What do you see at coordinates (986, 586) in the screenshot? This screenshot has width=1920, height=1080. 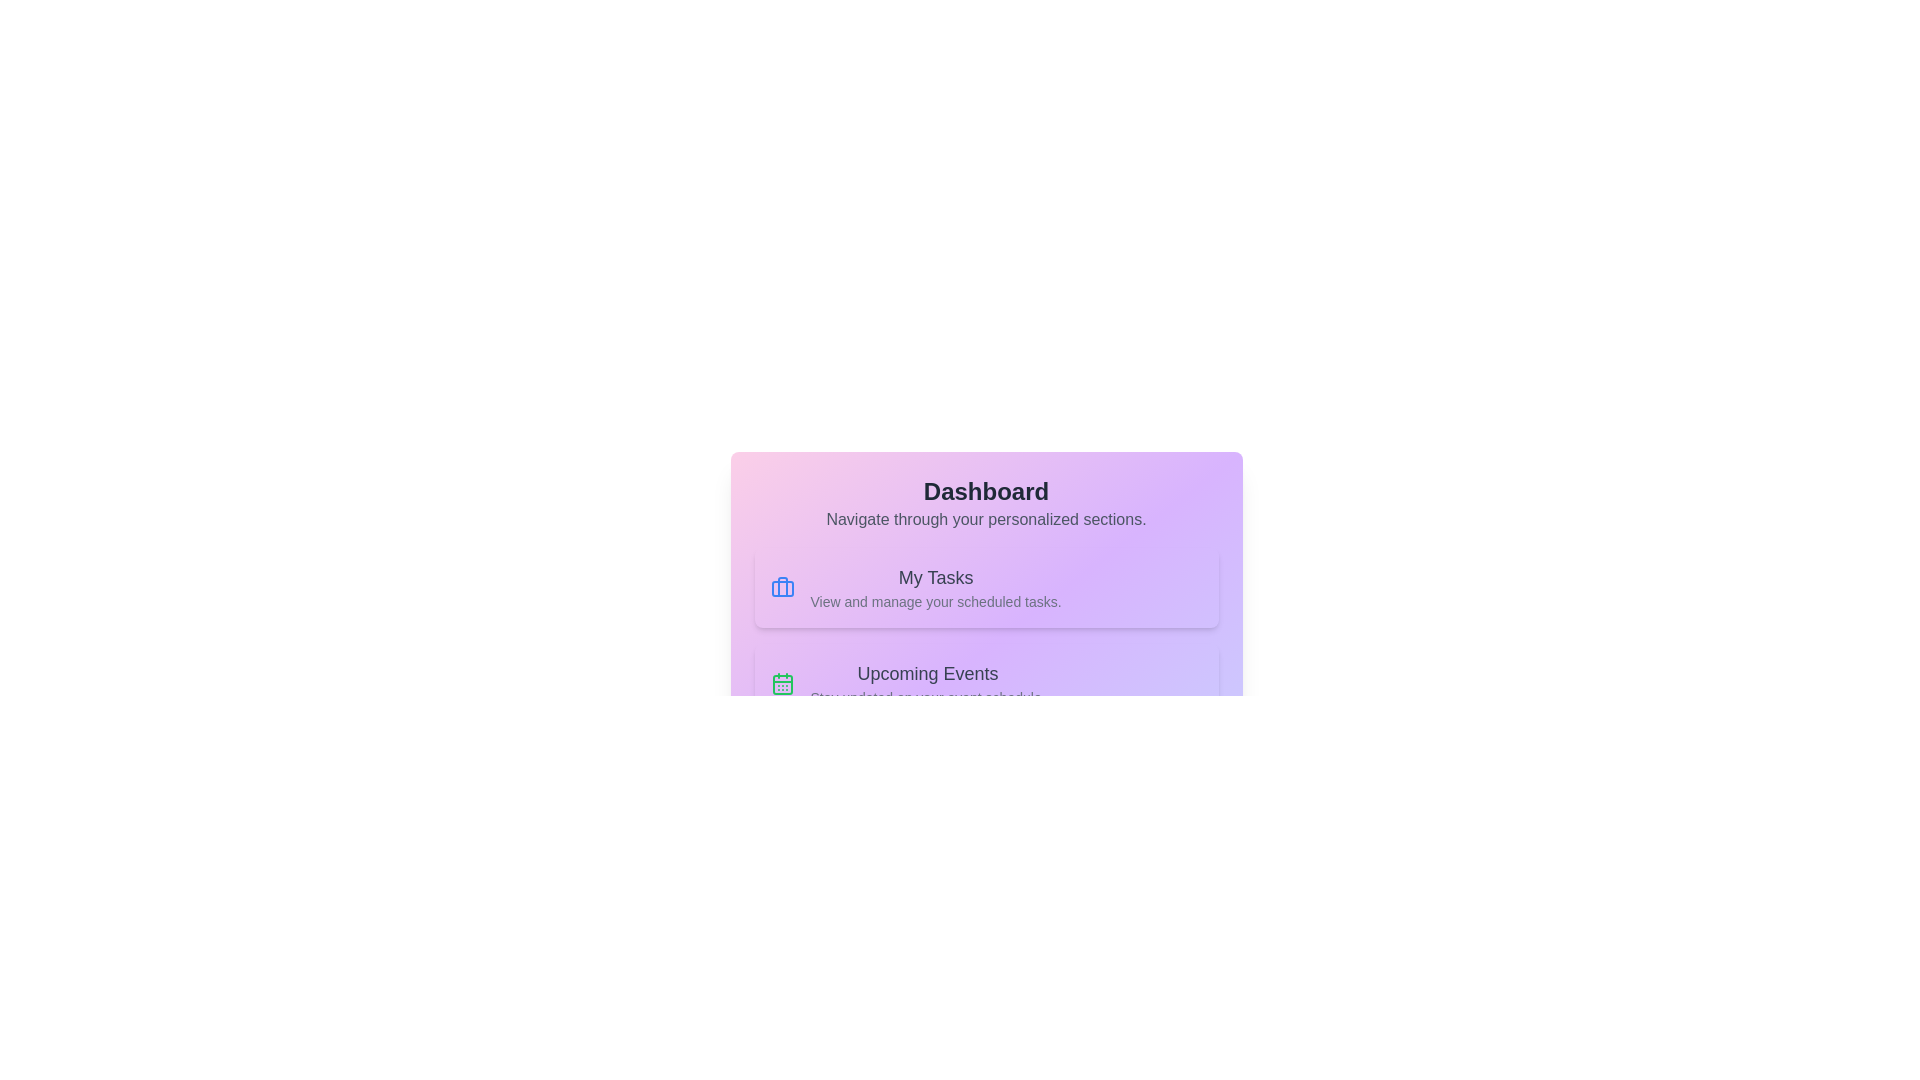 I see `the section corresponding to My Tasks` at bounding box center [986, 586].